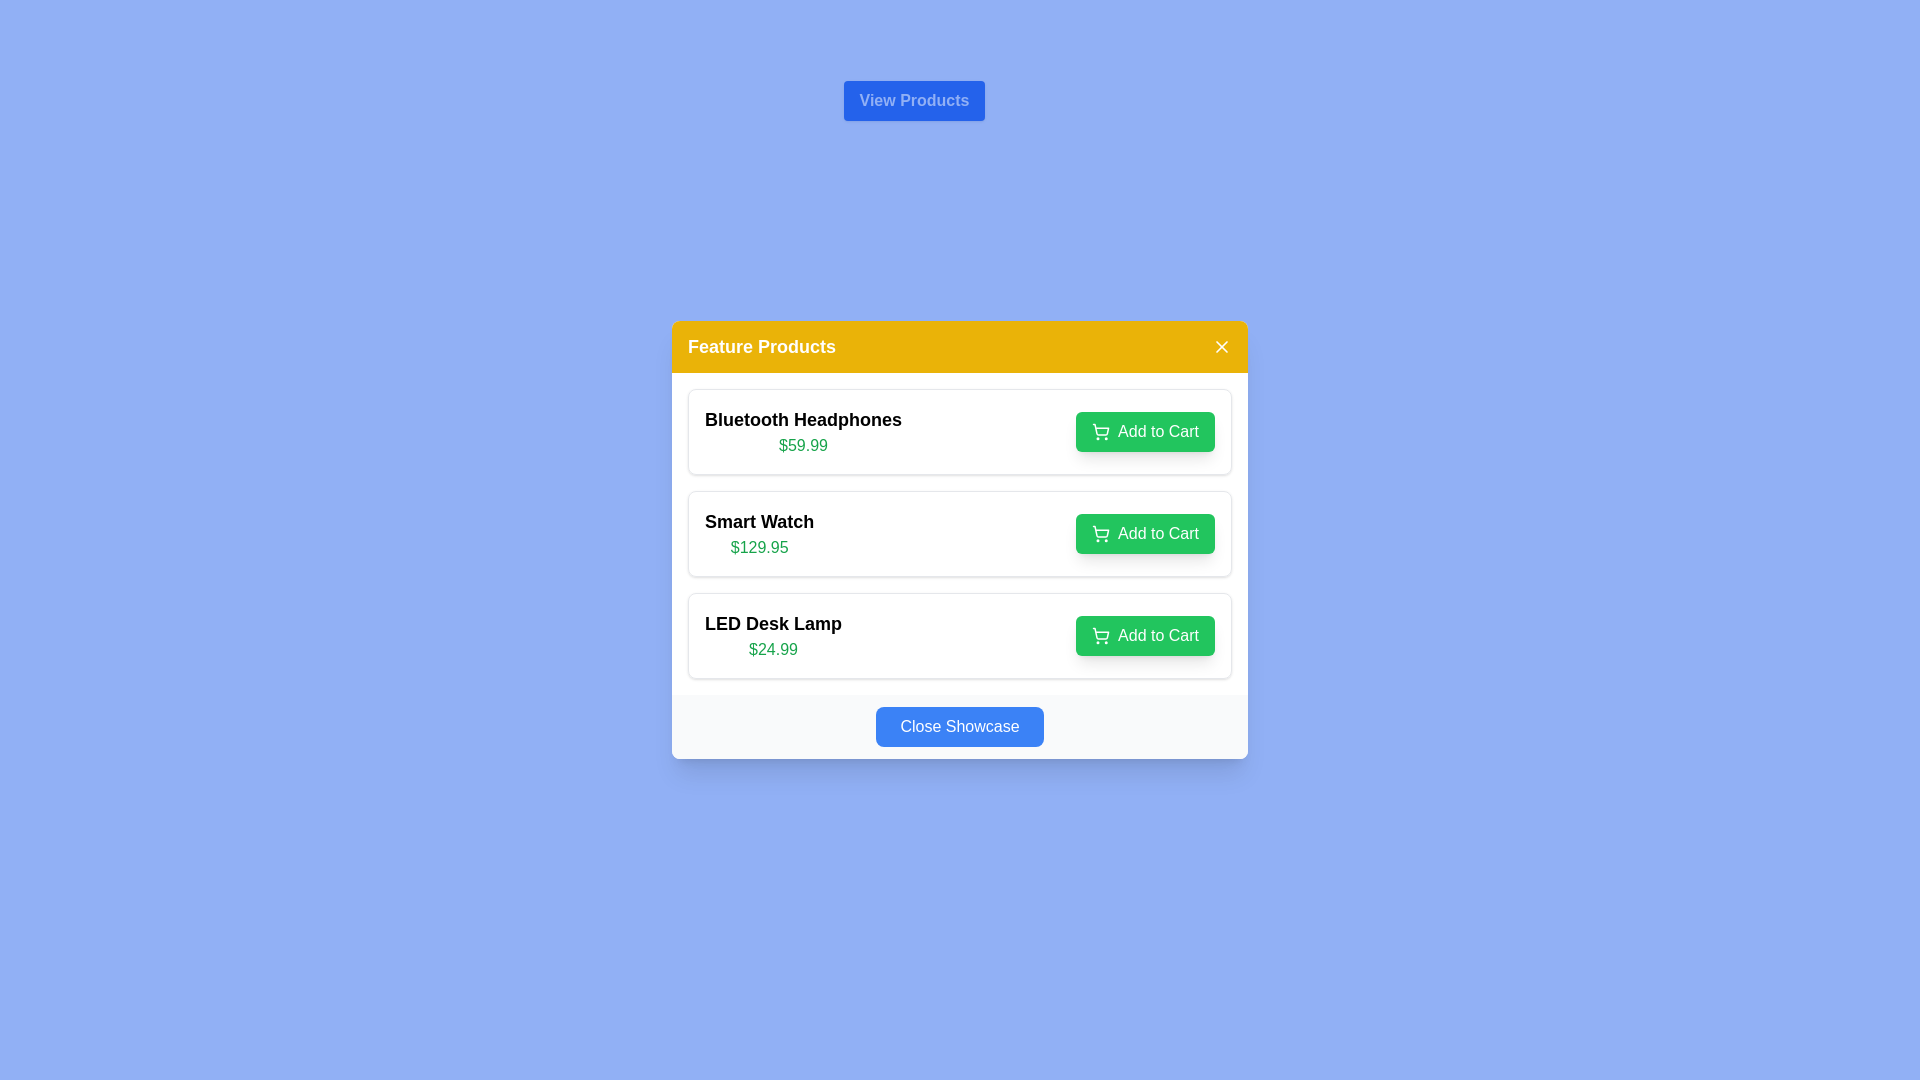 The height and width of the screenshot is (1080, 1920). I want to click on the 'Add to Cart' icon associated with the 'LED Desk Lamp' product, located on the right side of the third product item row, so click(1100, 636).